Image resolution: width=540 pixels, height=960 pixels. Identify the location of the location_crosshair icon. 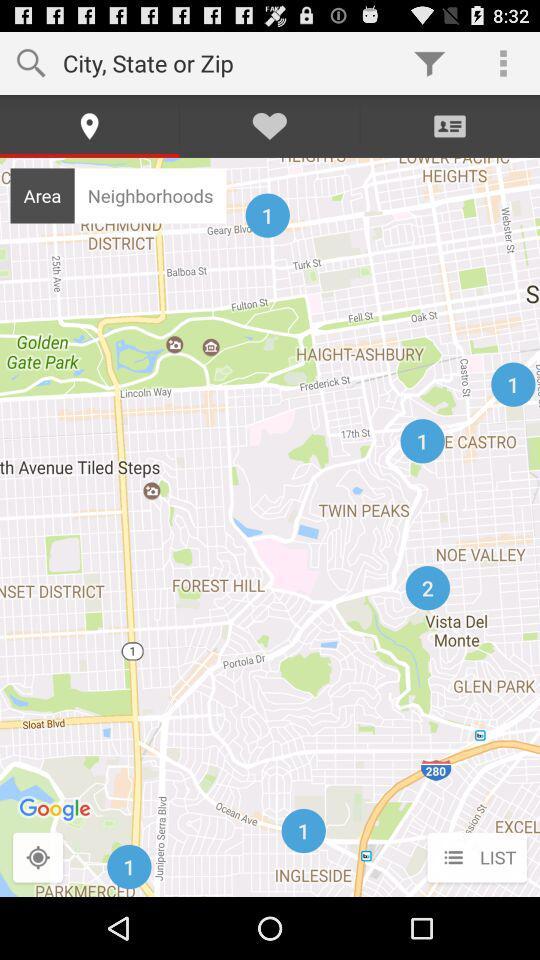
(38, 919).